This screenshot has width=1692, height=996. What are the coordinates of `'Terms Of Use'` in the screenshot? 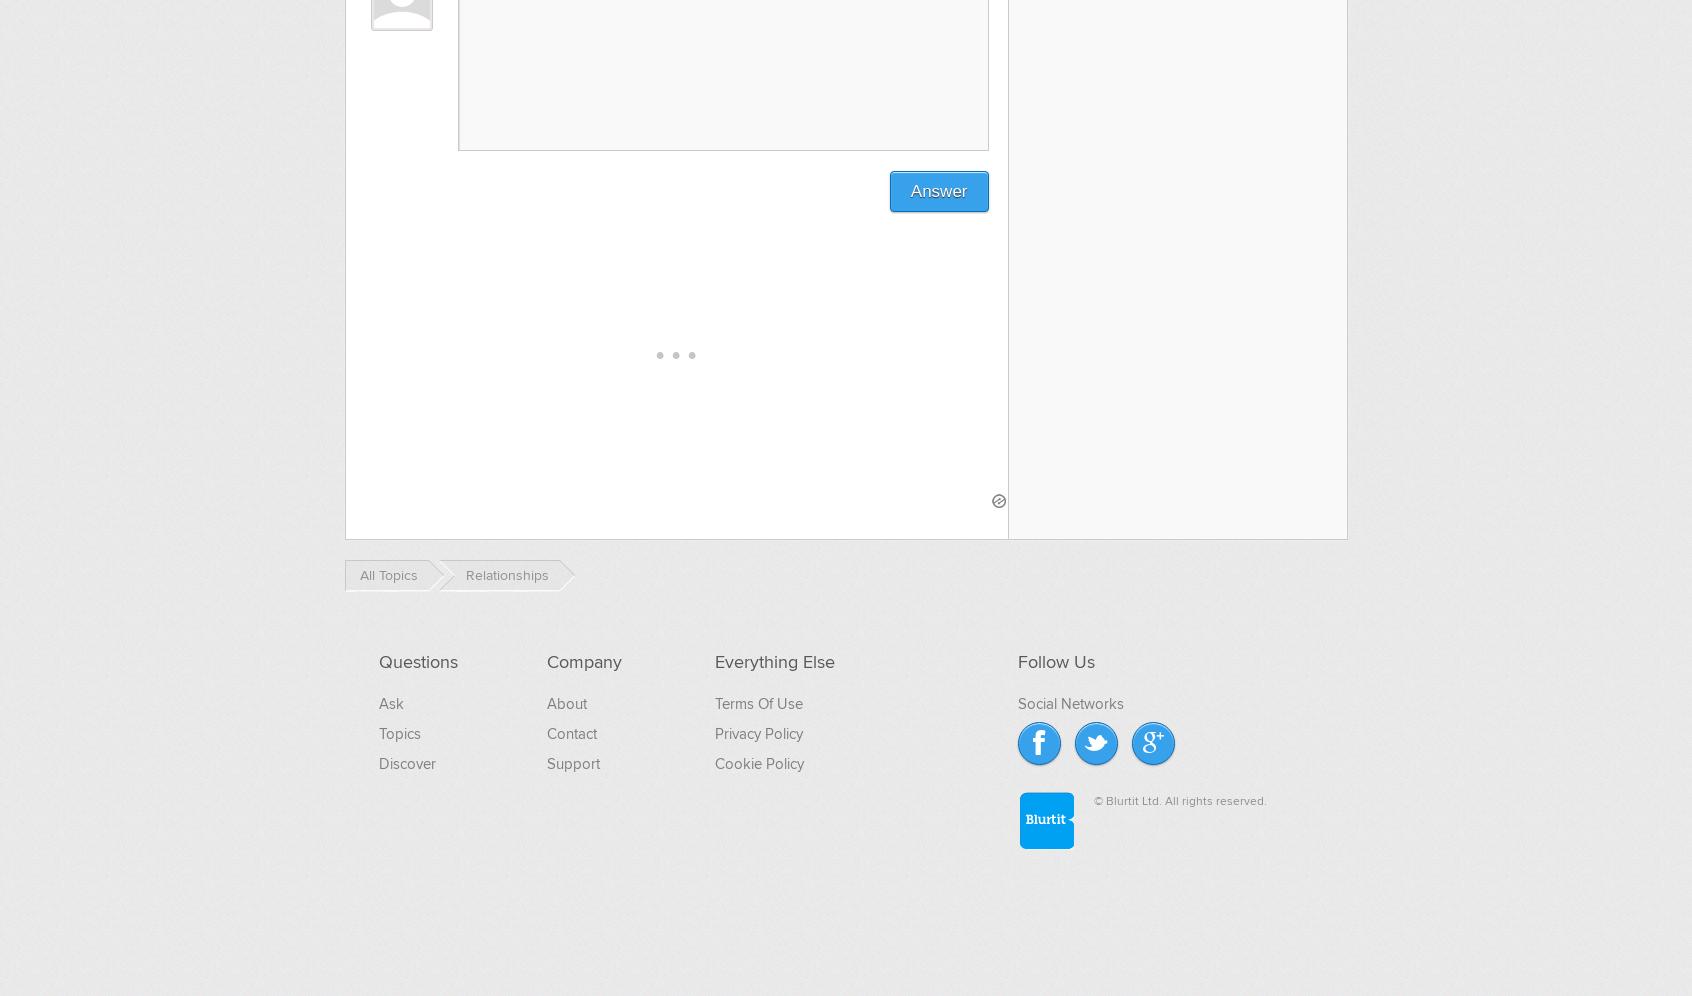 It's located at (757, 702).